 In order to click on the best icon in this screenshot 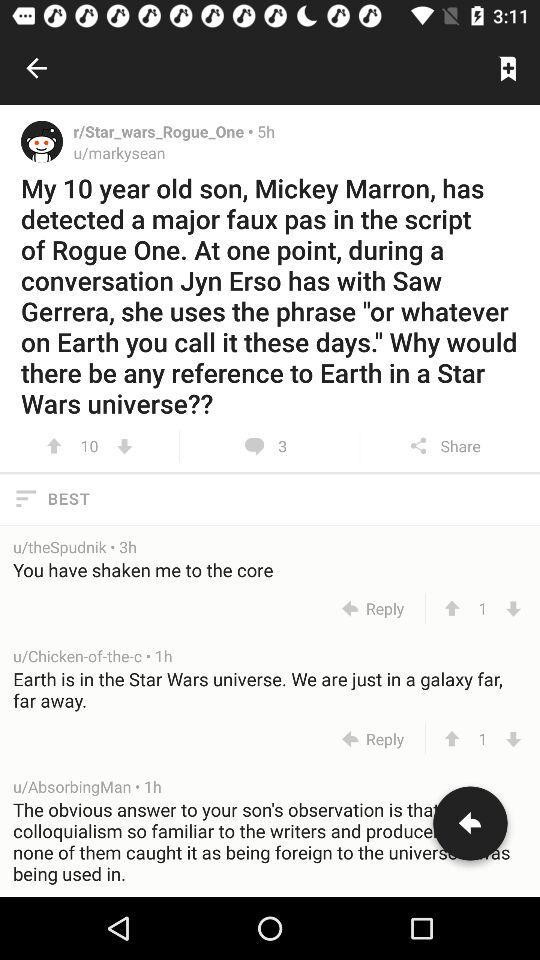, I will do `click(270, 497)`.